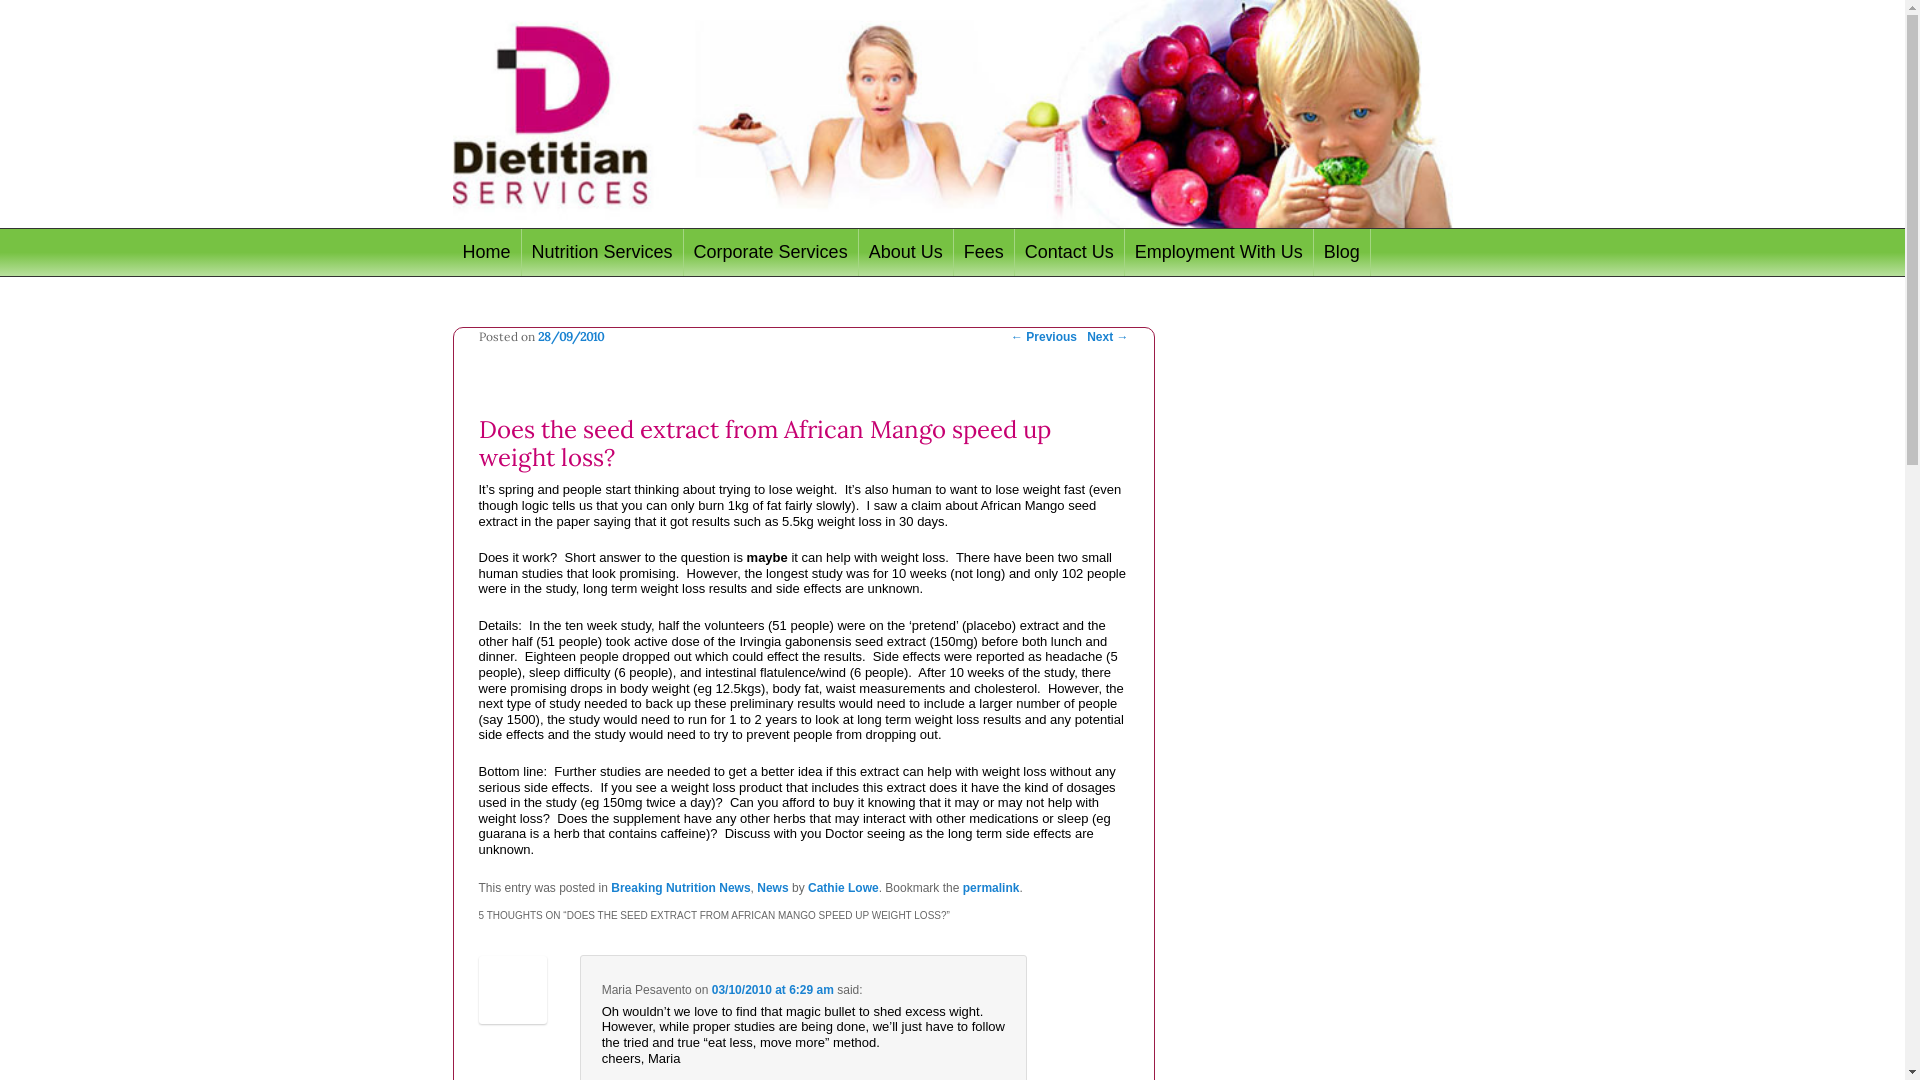  I want to click on 'Skip to secondary content', so click(565, 251).